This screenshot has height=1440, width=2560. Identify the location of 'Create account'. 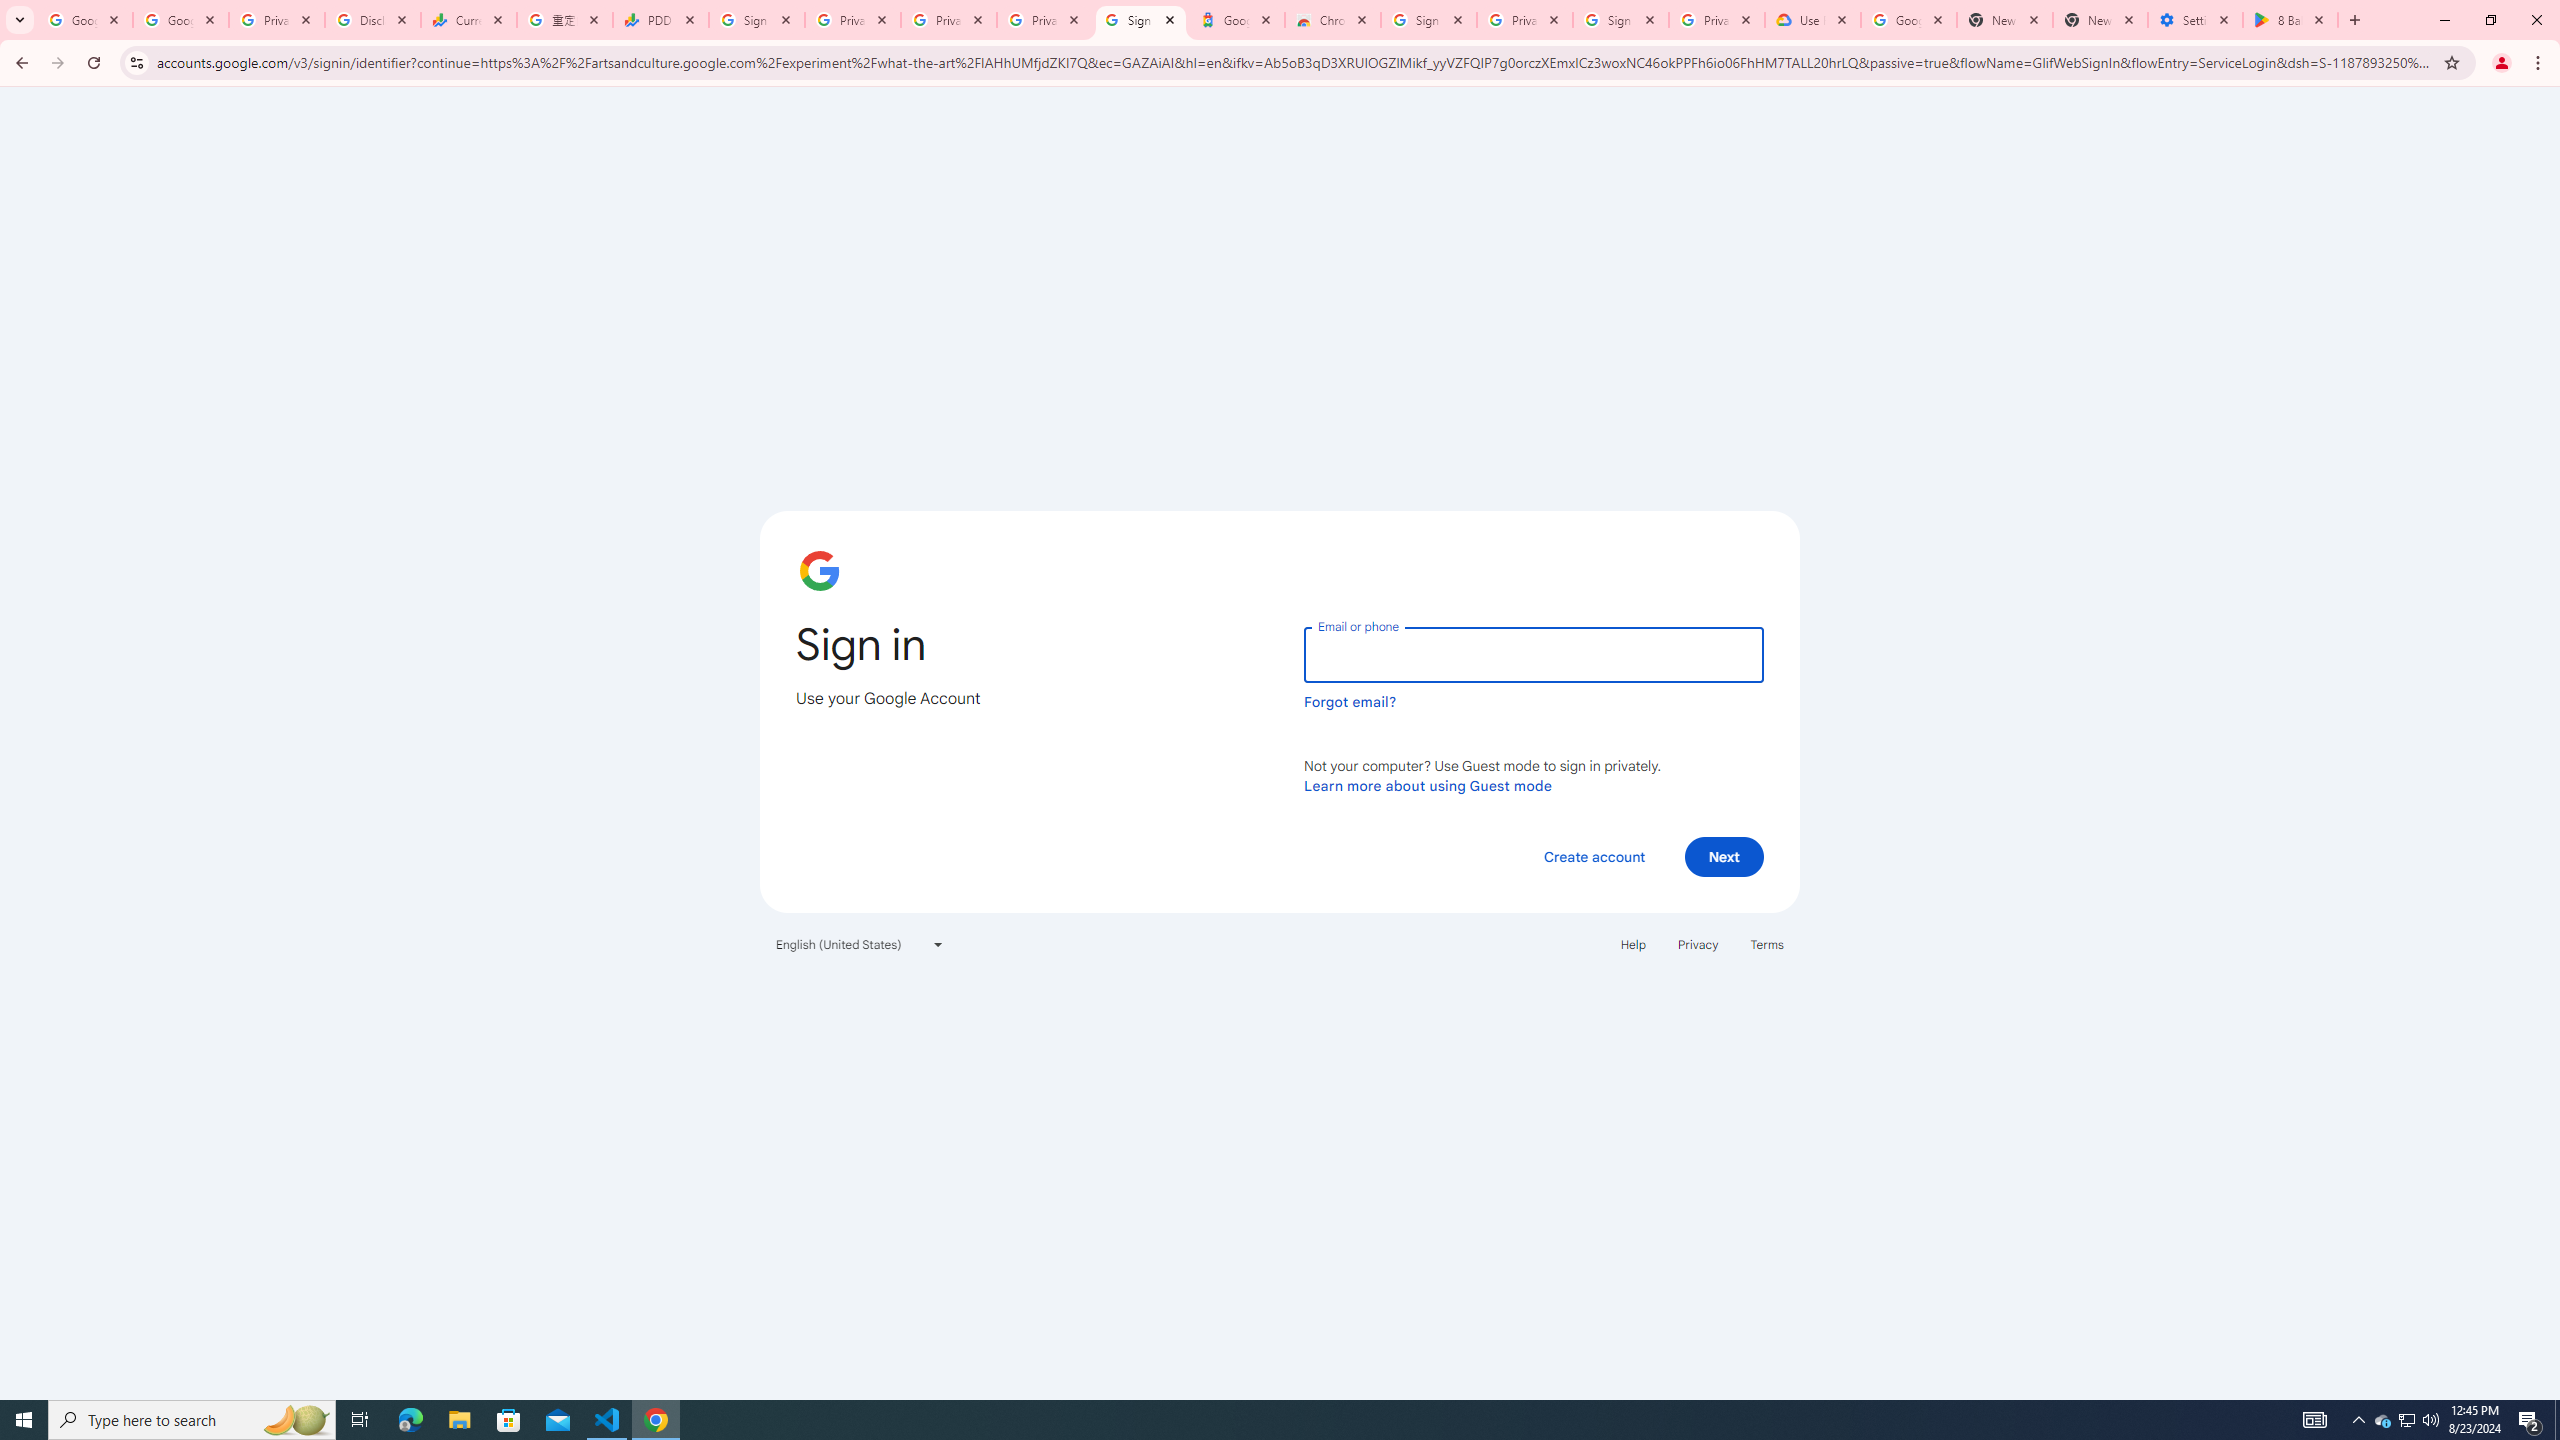
(1593, 855).